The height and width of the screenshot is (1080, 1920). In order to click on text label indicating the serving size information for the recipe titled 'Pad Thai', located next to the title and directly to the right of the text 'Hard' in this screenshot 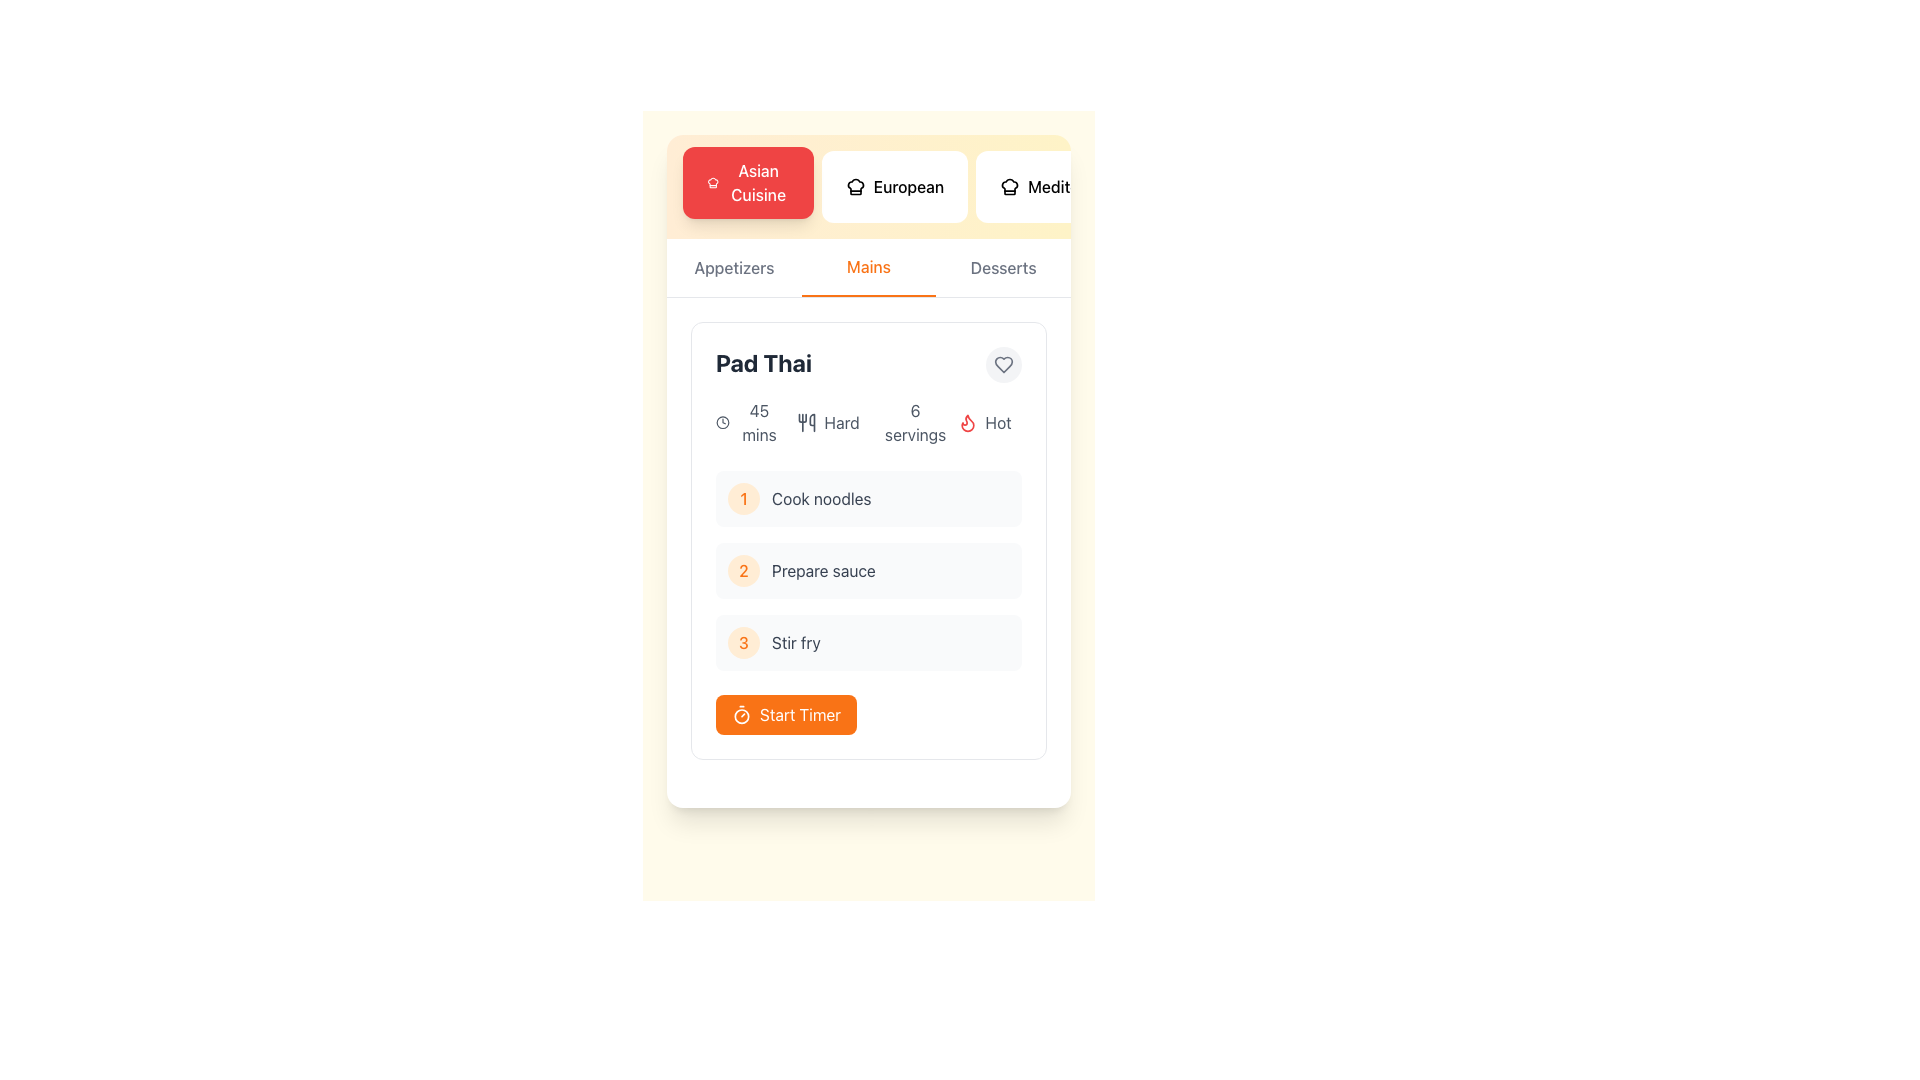, I will do `click(914, 422)`.